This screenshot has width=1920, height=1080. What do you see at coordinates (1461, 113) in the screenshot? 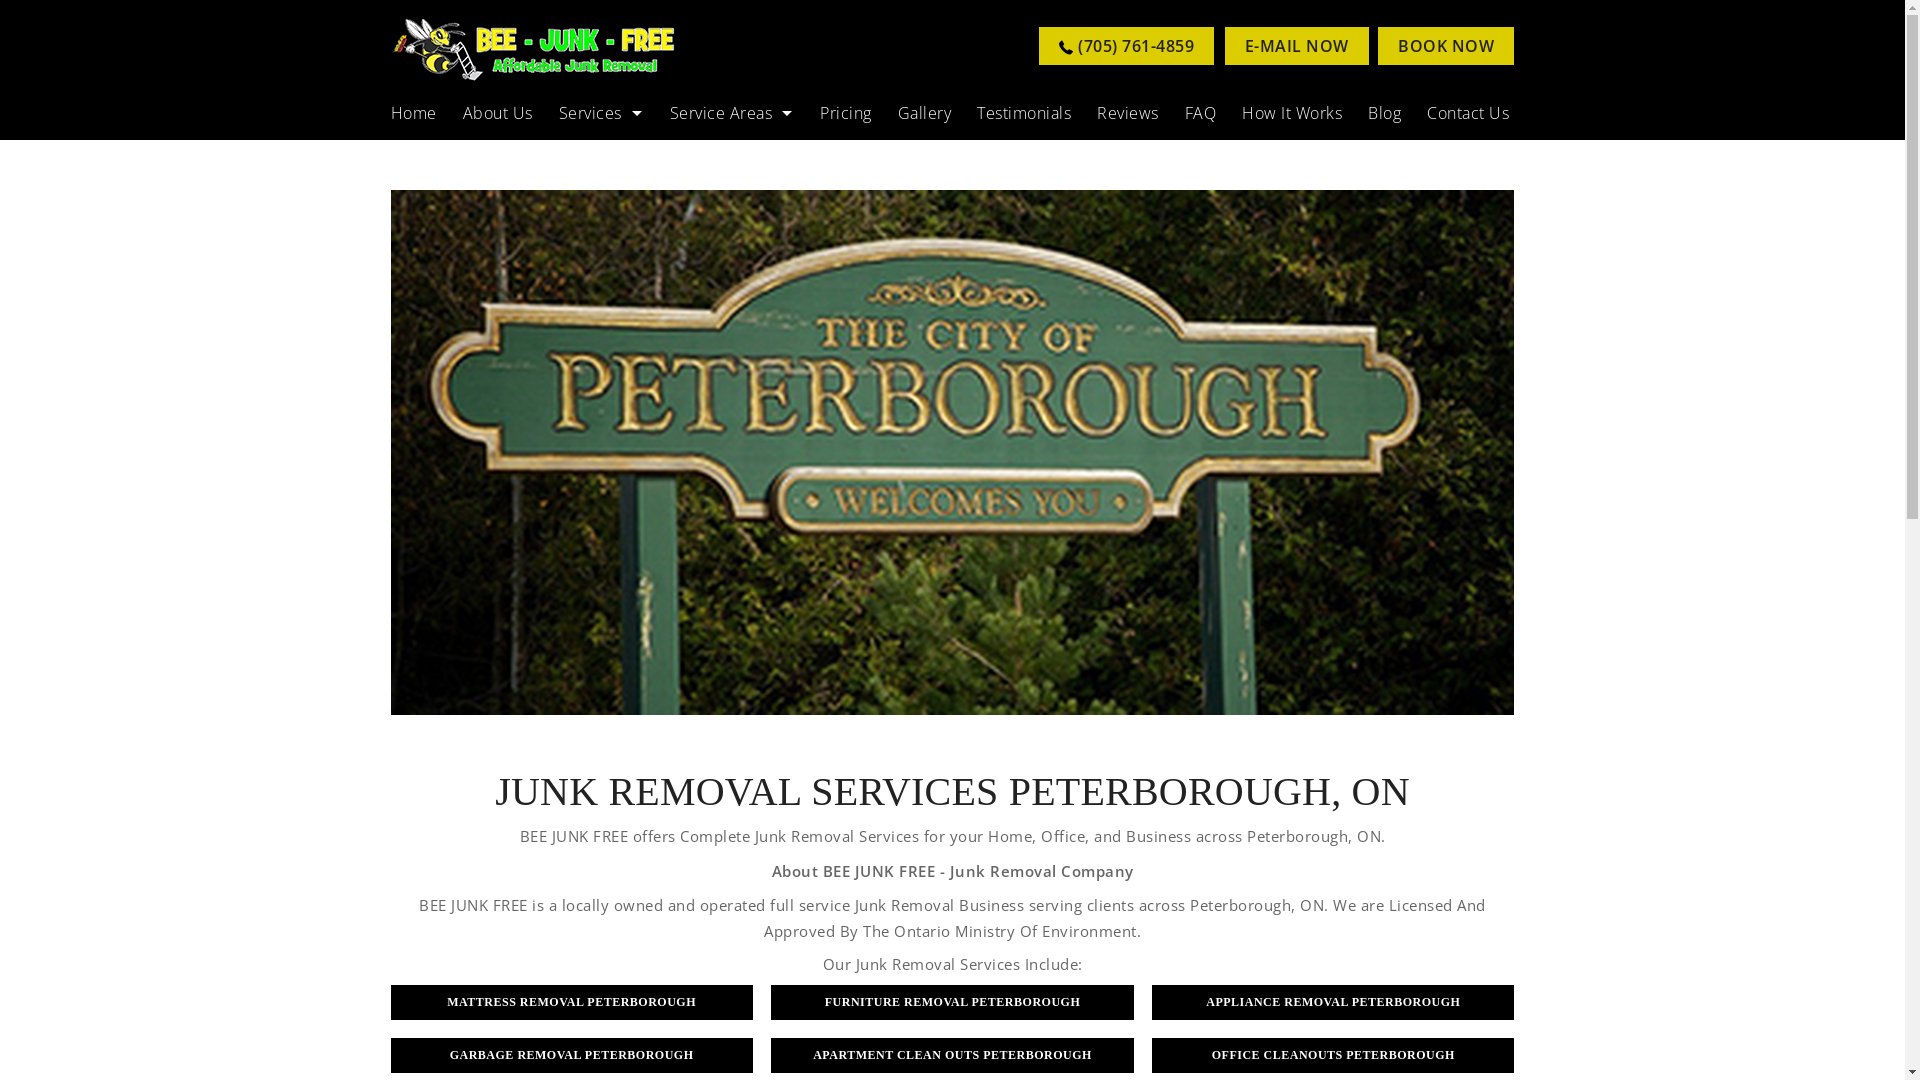
I see `'Contact Us'` at bounding box center [1461, 113].